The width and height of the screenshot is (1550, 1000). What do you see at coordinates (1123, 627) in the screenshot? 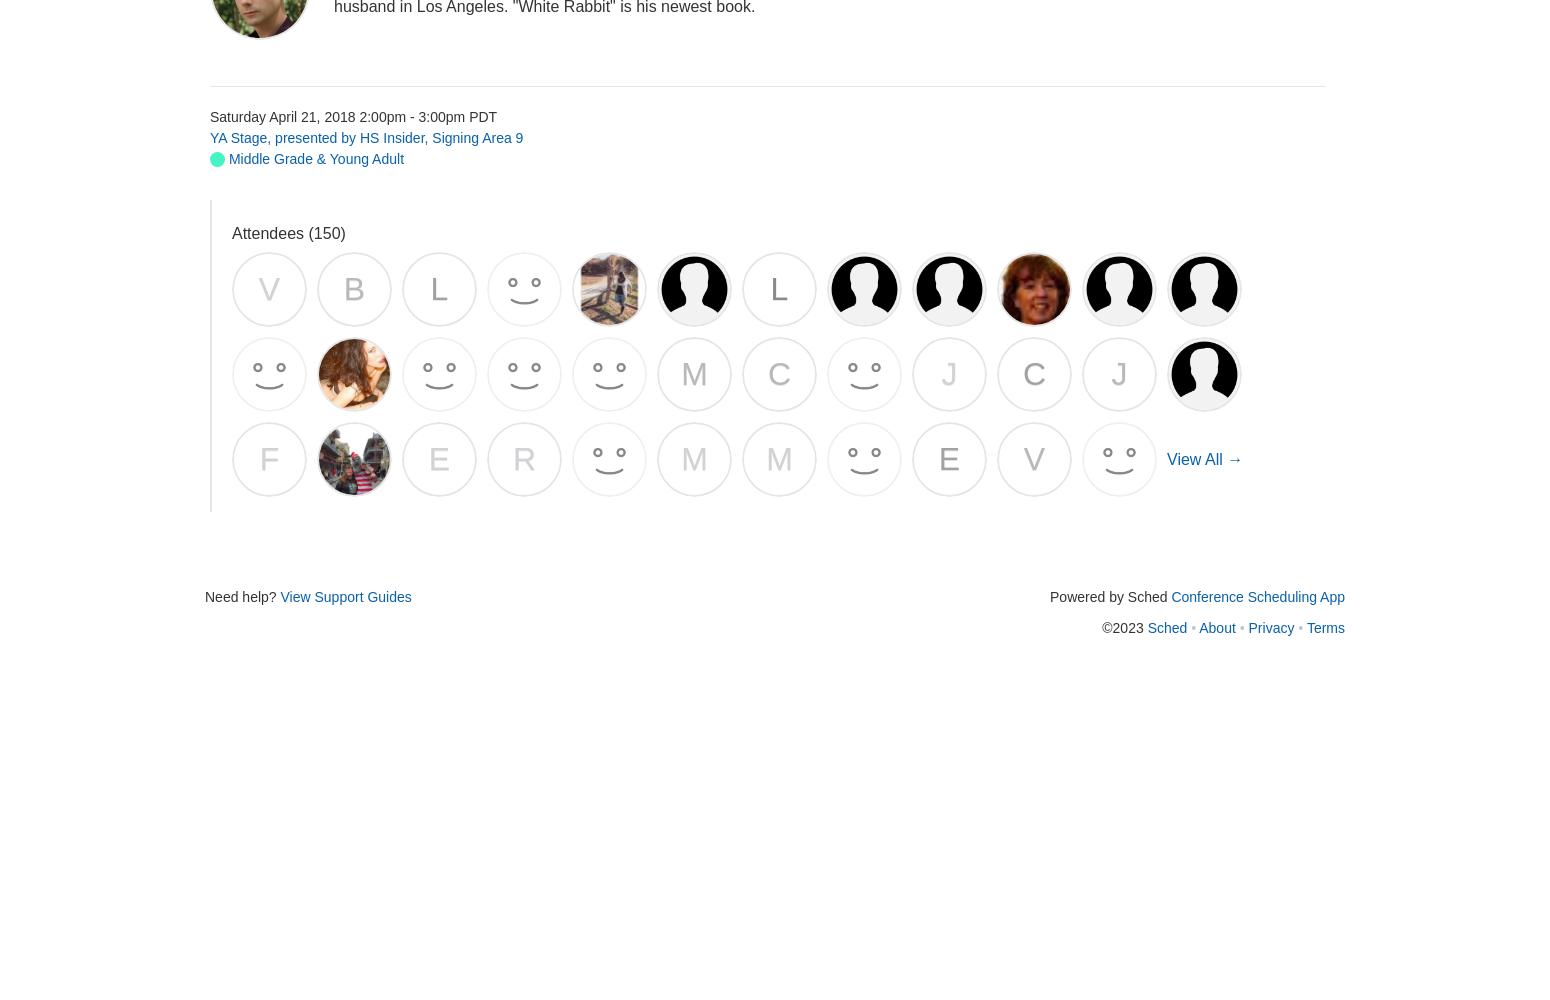
I see `'©2023'` at bounding box center [1123, 627].